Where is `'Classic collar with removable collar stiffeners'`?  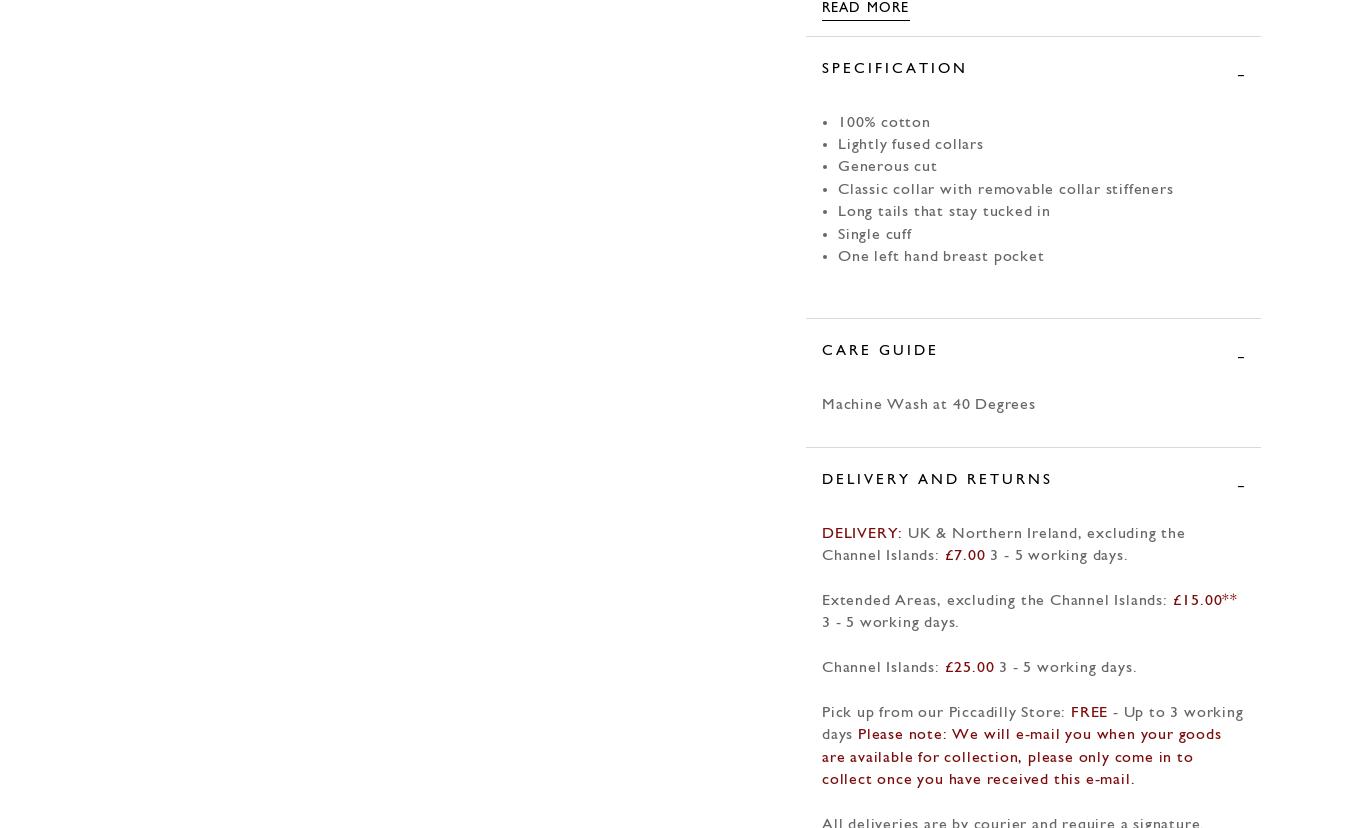 'Classic collar with removable collar stiffeners' is located at coordinates (1004, 188).